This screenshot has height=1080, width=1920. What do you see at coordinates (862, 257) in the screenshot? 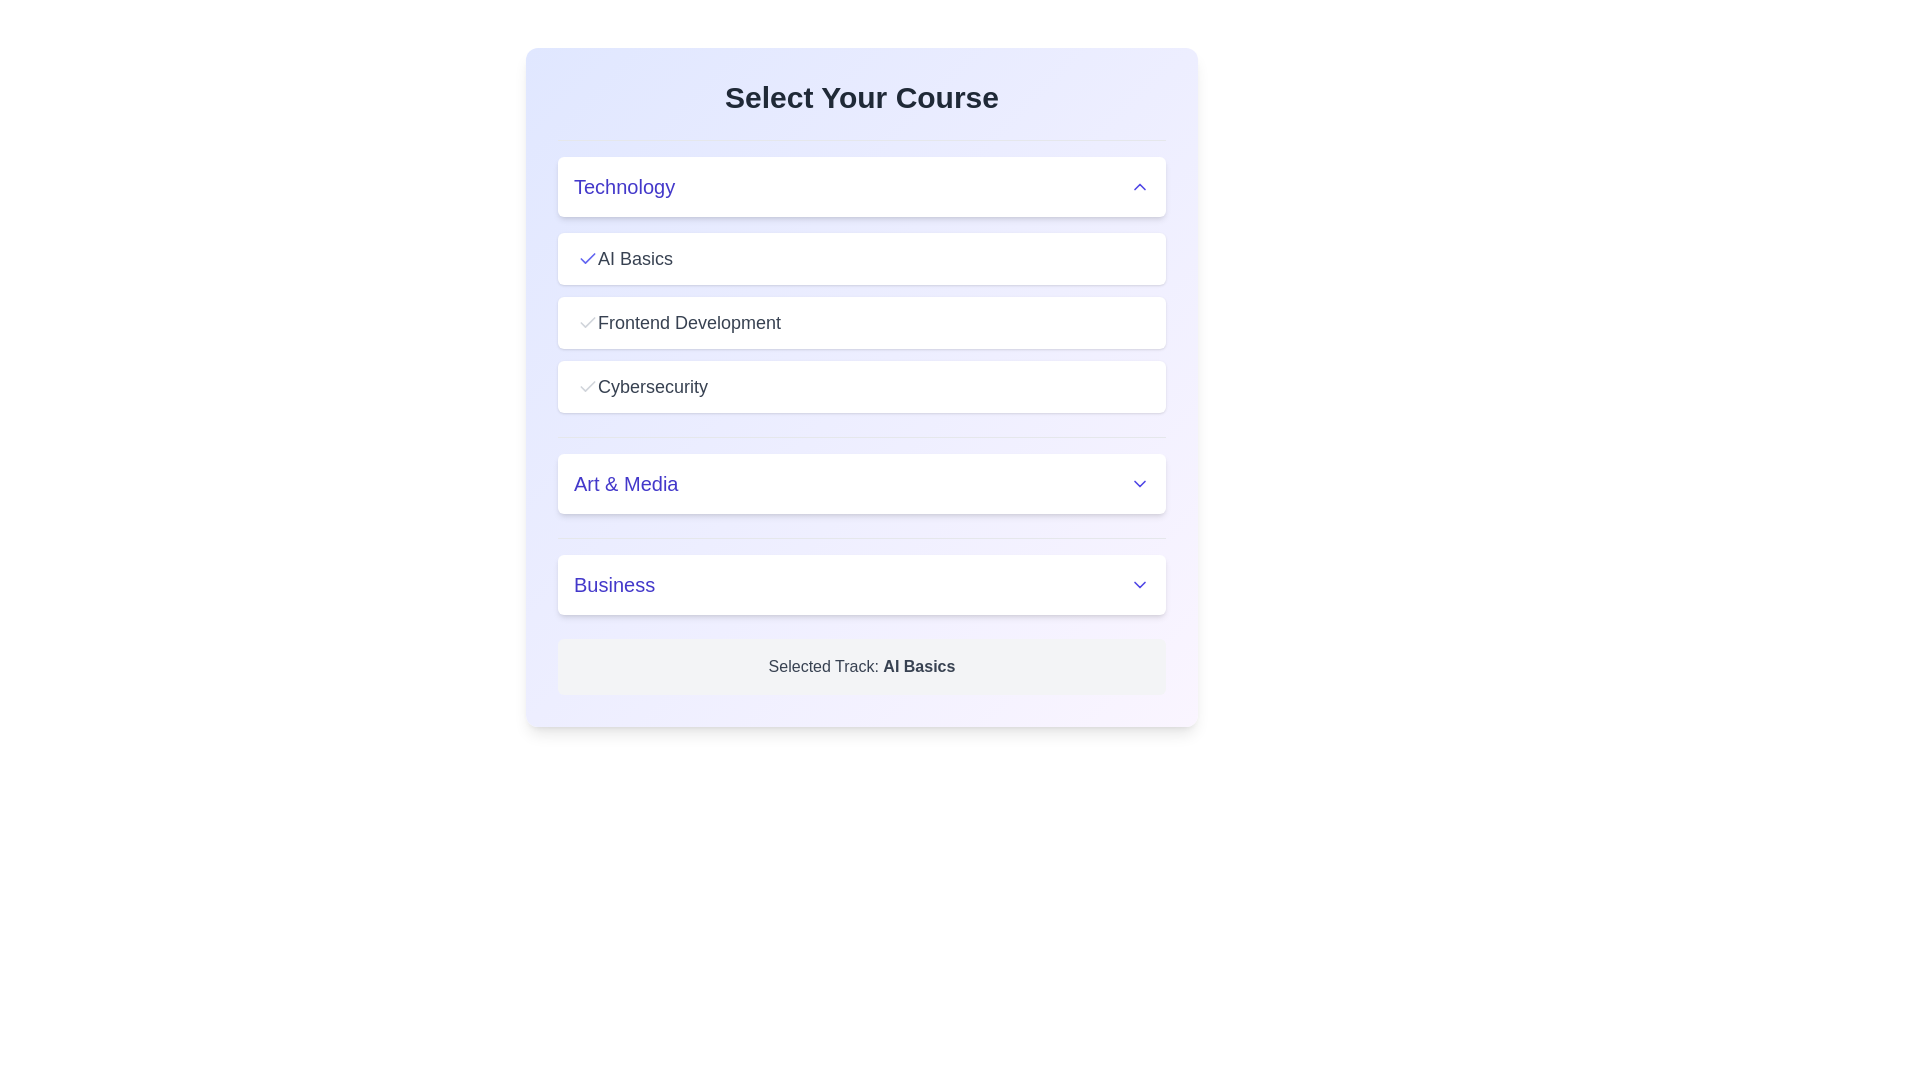
I see `the first selectable list item for the 'AI Basics' course located under the 'Technology' section` at bounding box center [862, 257].